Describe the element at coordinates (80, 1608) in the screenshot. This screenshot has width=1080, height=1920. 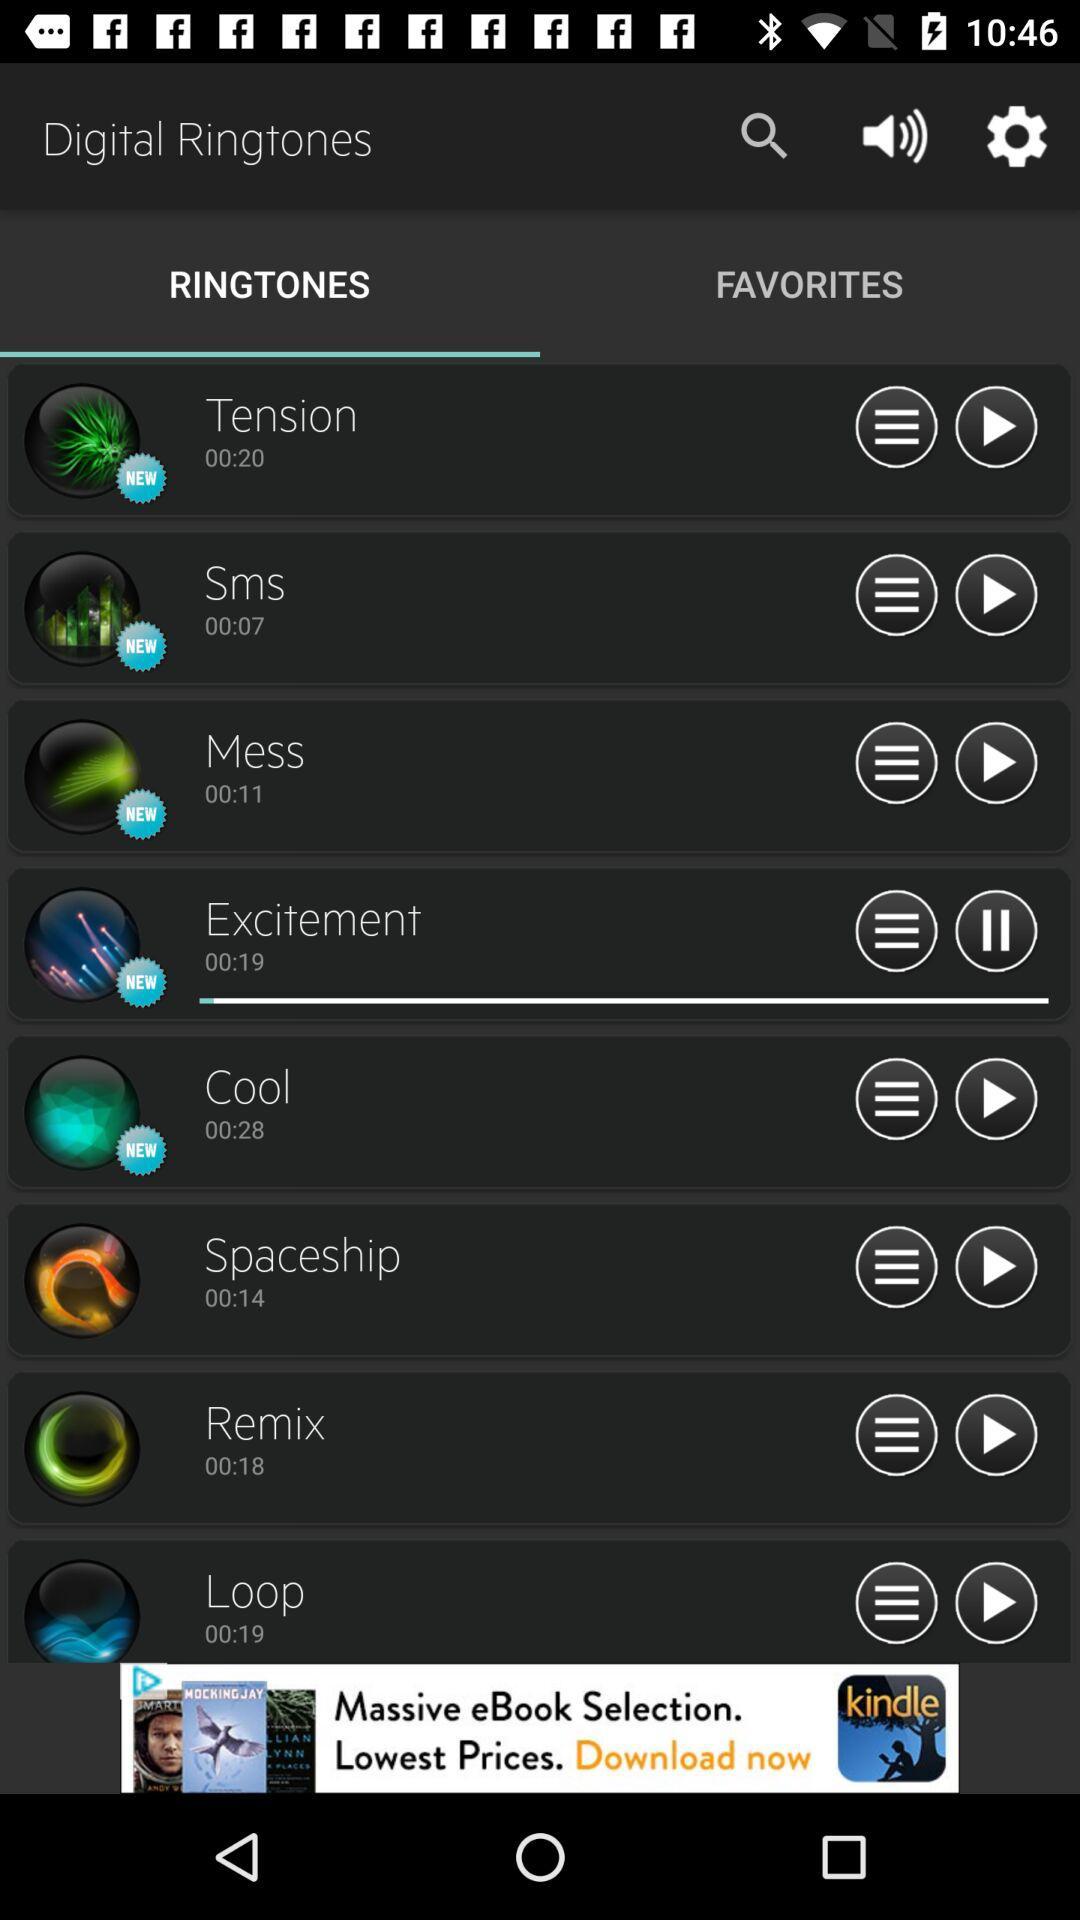
I see `open details for ringtone` at that location.